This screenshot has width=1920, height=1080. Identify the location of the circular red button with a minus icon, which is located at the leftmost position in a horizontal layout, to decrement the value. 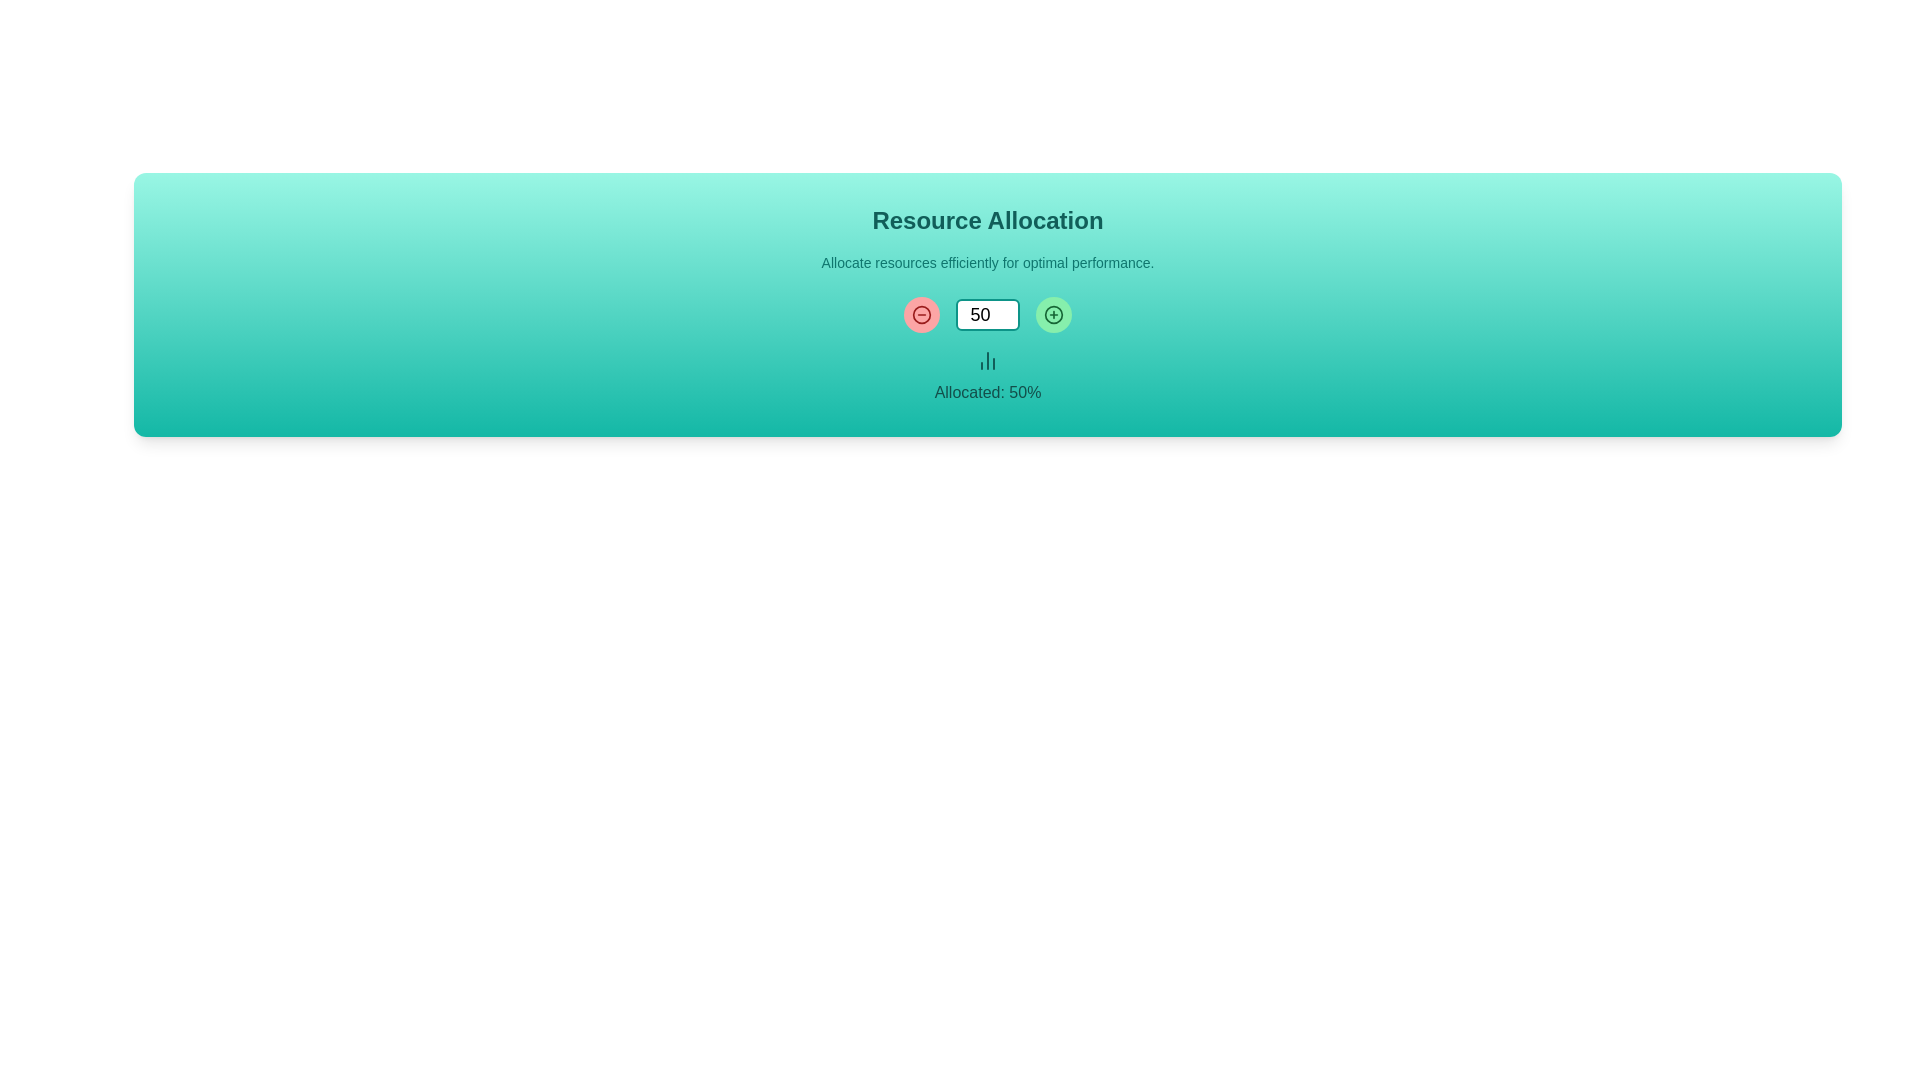
(920, 315).